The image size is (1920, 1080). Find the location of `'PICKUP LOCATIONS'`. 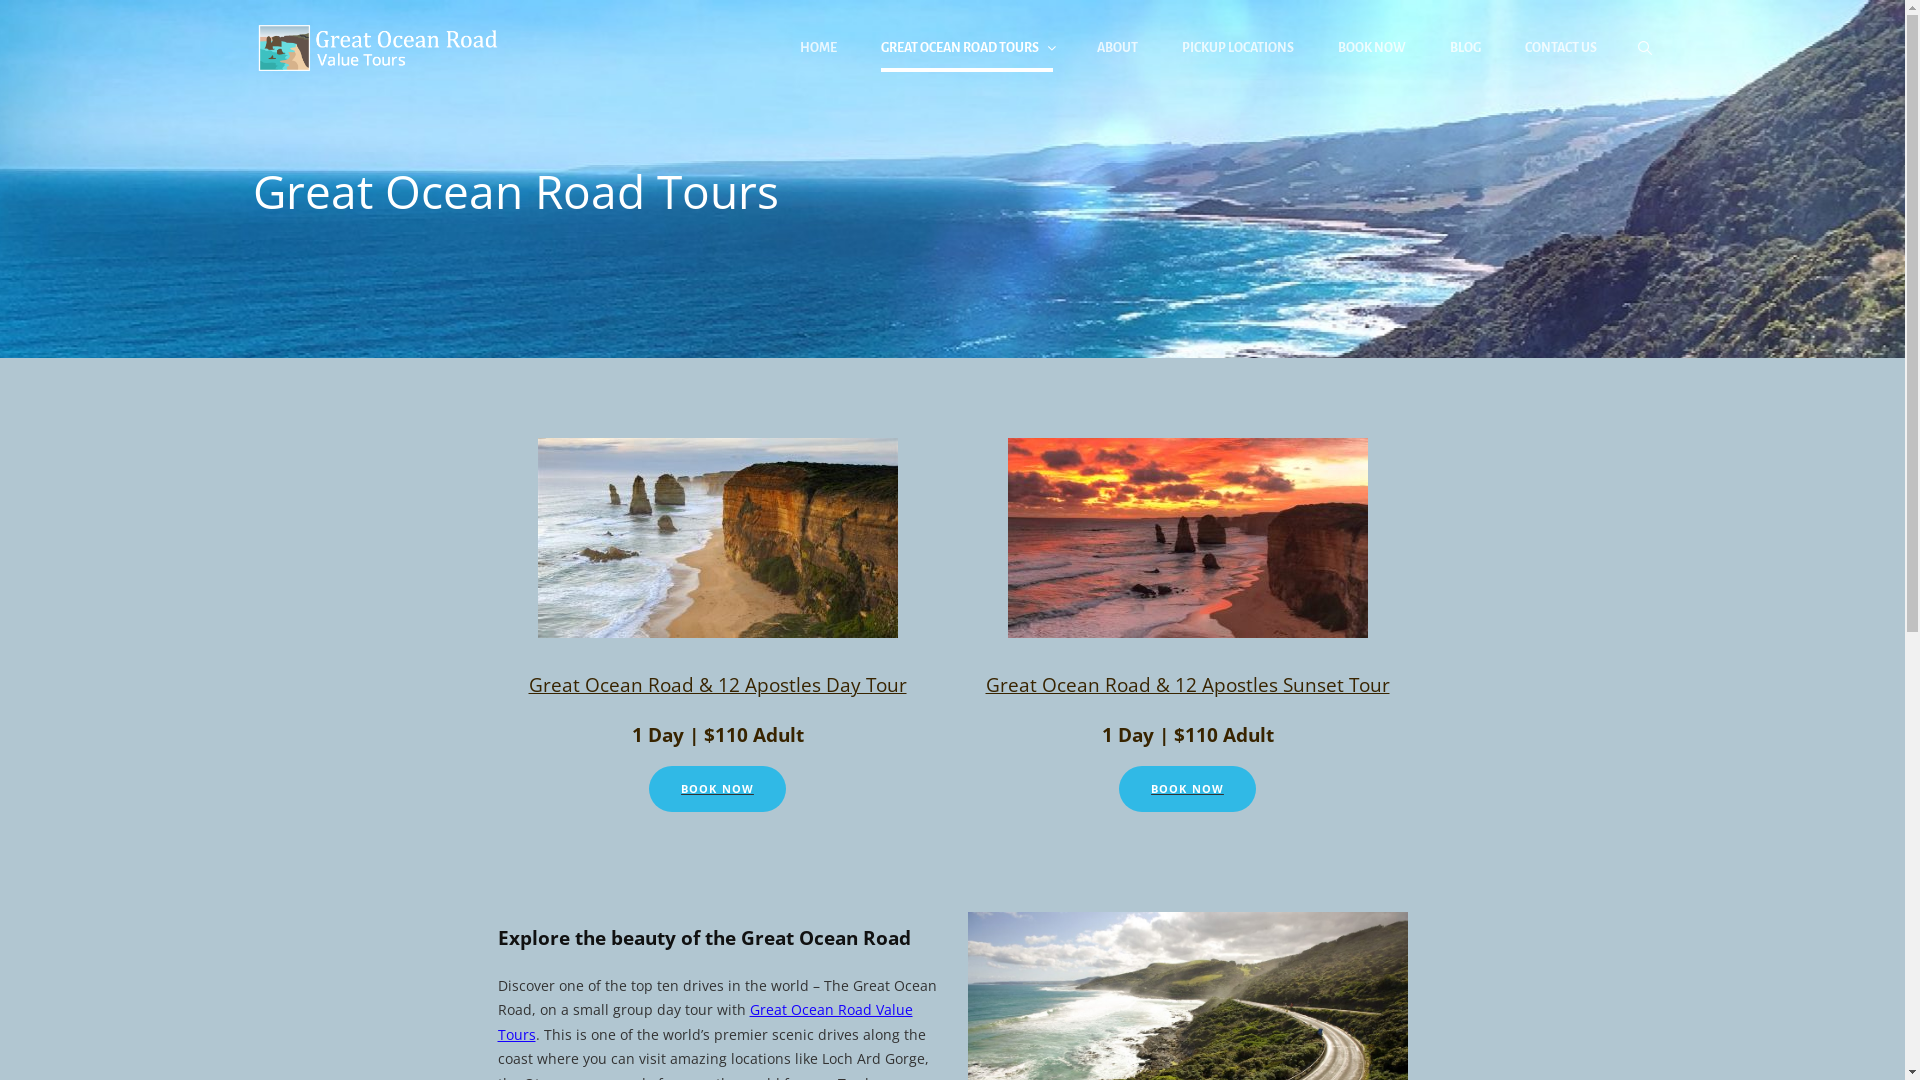

'PICKUP LOCATIONS' is located at coordinates (1237, 46).